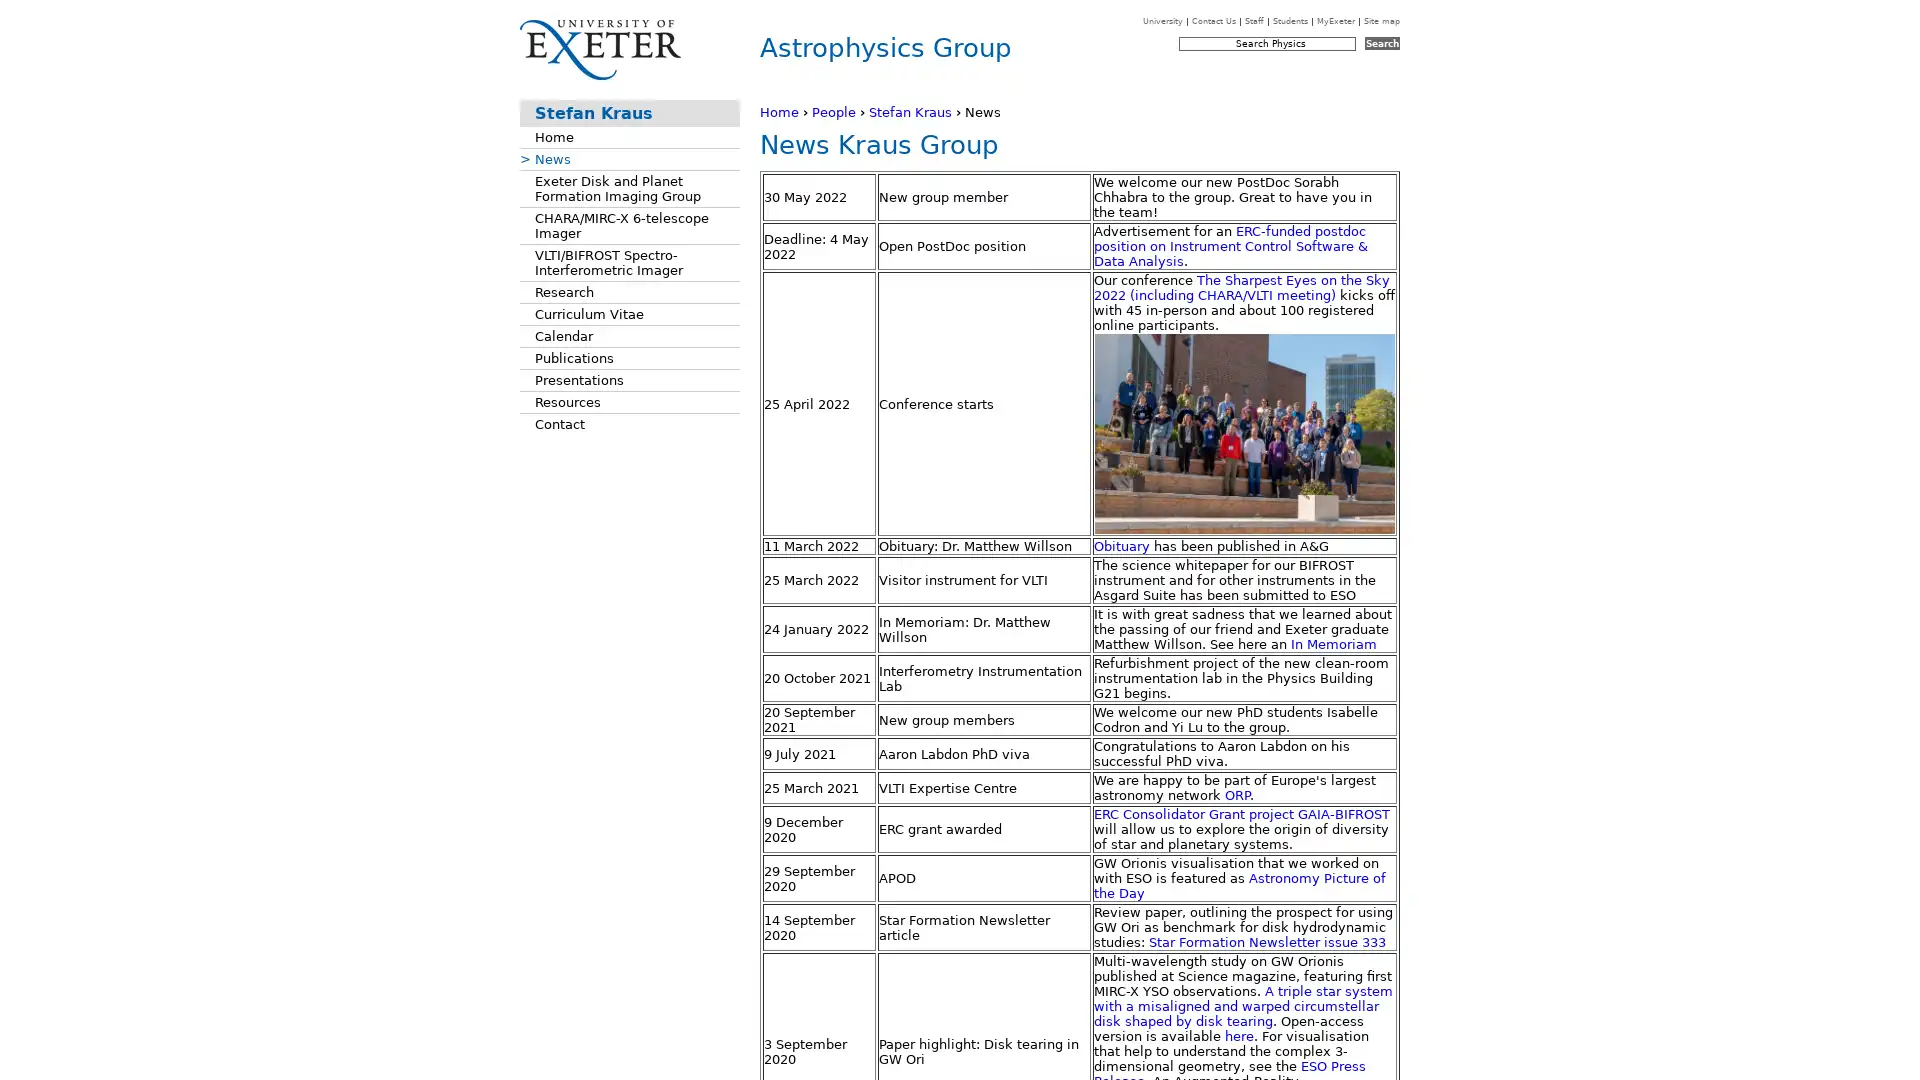 This screenshot has width=1920, height=1080. I want to click on Search, so click(1381, 43).